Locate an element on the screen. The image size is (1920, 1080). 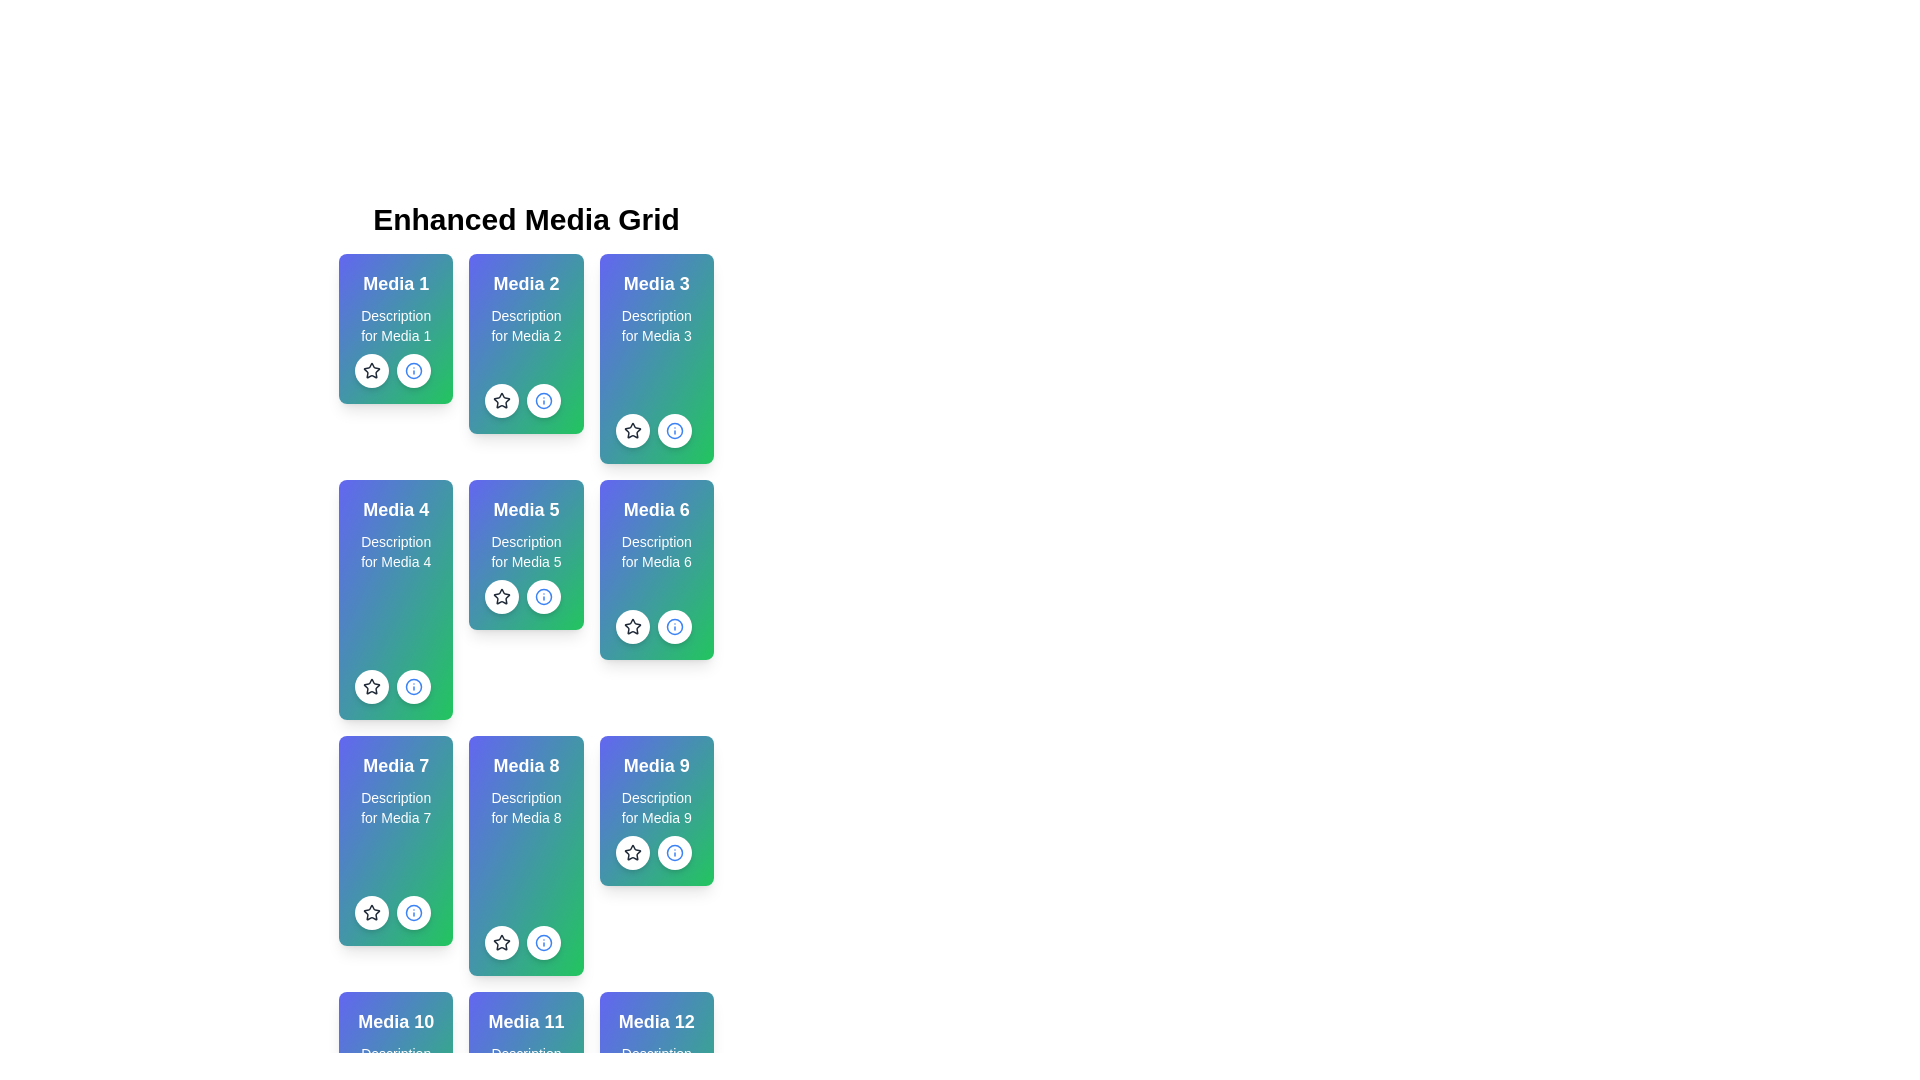
the text label displaying 'Description for Media 4' which is located directly beneath the 'Media 4' header in the card with a gradient background is located at coordinates (396, 551).